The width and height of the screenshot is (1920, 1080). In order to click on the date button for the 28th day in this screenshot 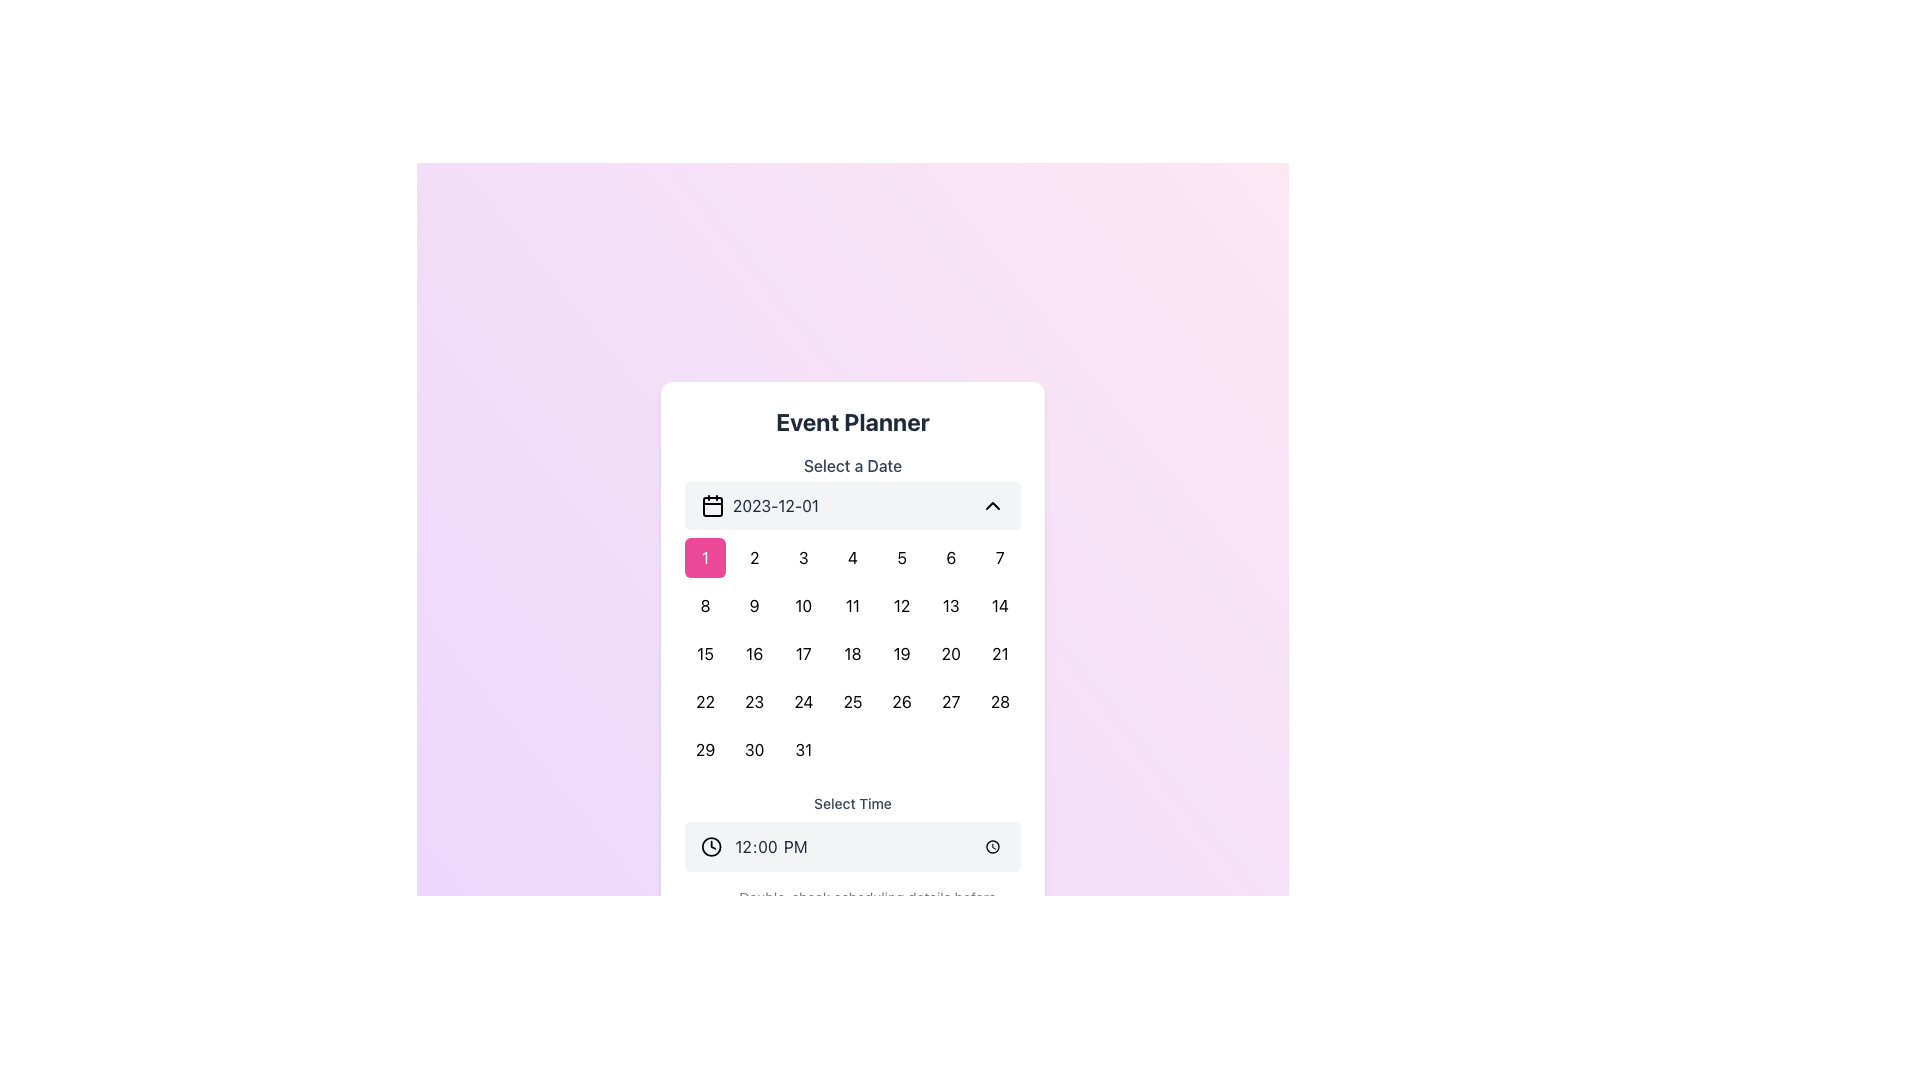, I will do `click(1000, 701)`.